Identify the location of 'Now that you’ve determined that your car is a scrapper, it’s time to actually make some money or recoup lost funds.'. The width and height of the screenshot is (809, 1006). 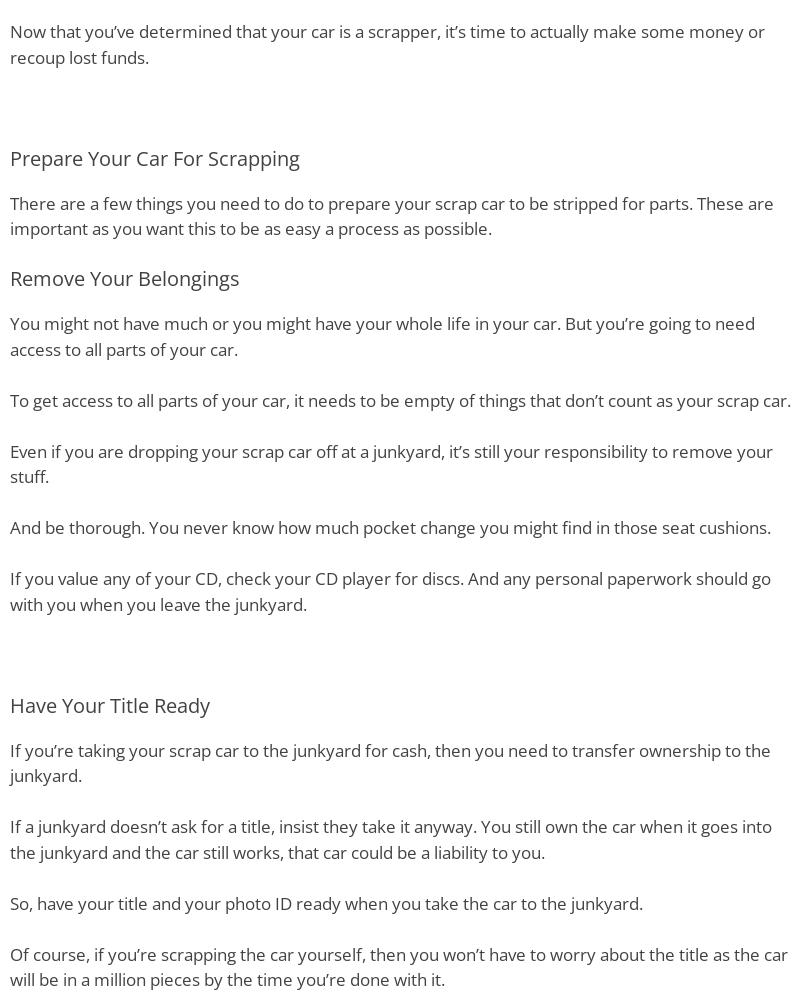
(387, 43).